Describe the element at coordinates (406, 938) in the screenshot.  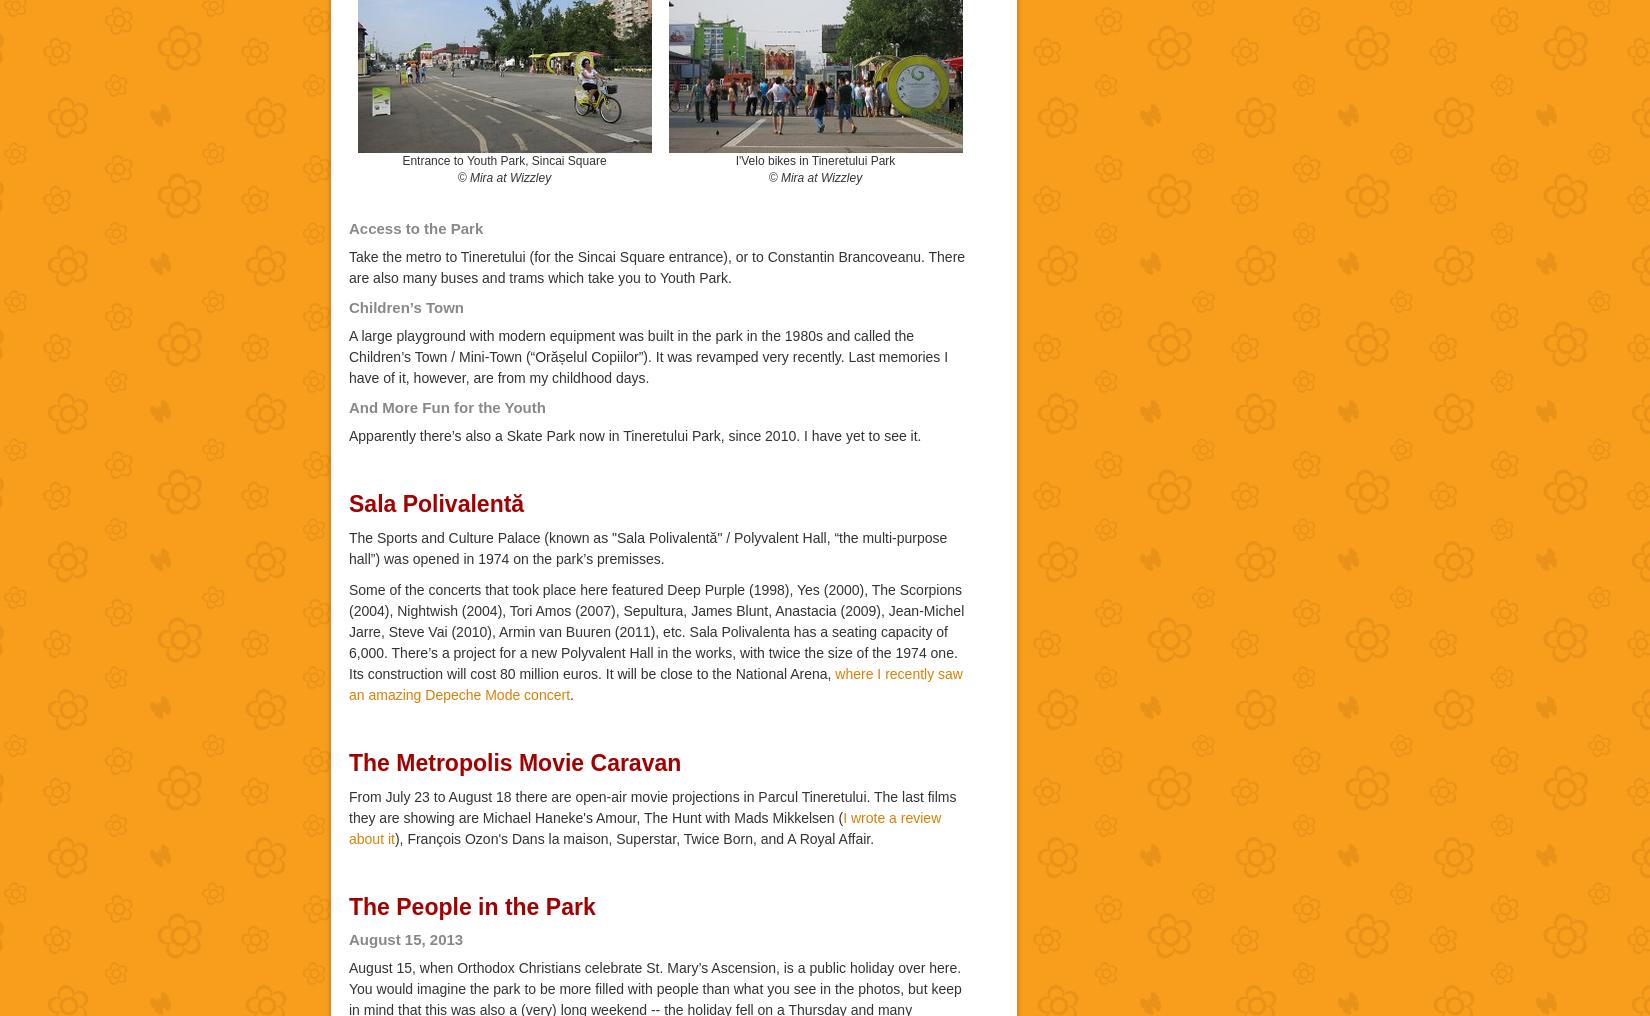
I see `'August 15, 2013'` at that location.